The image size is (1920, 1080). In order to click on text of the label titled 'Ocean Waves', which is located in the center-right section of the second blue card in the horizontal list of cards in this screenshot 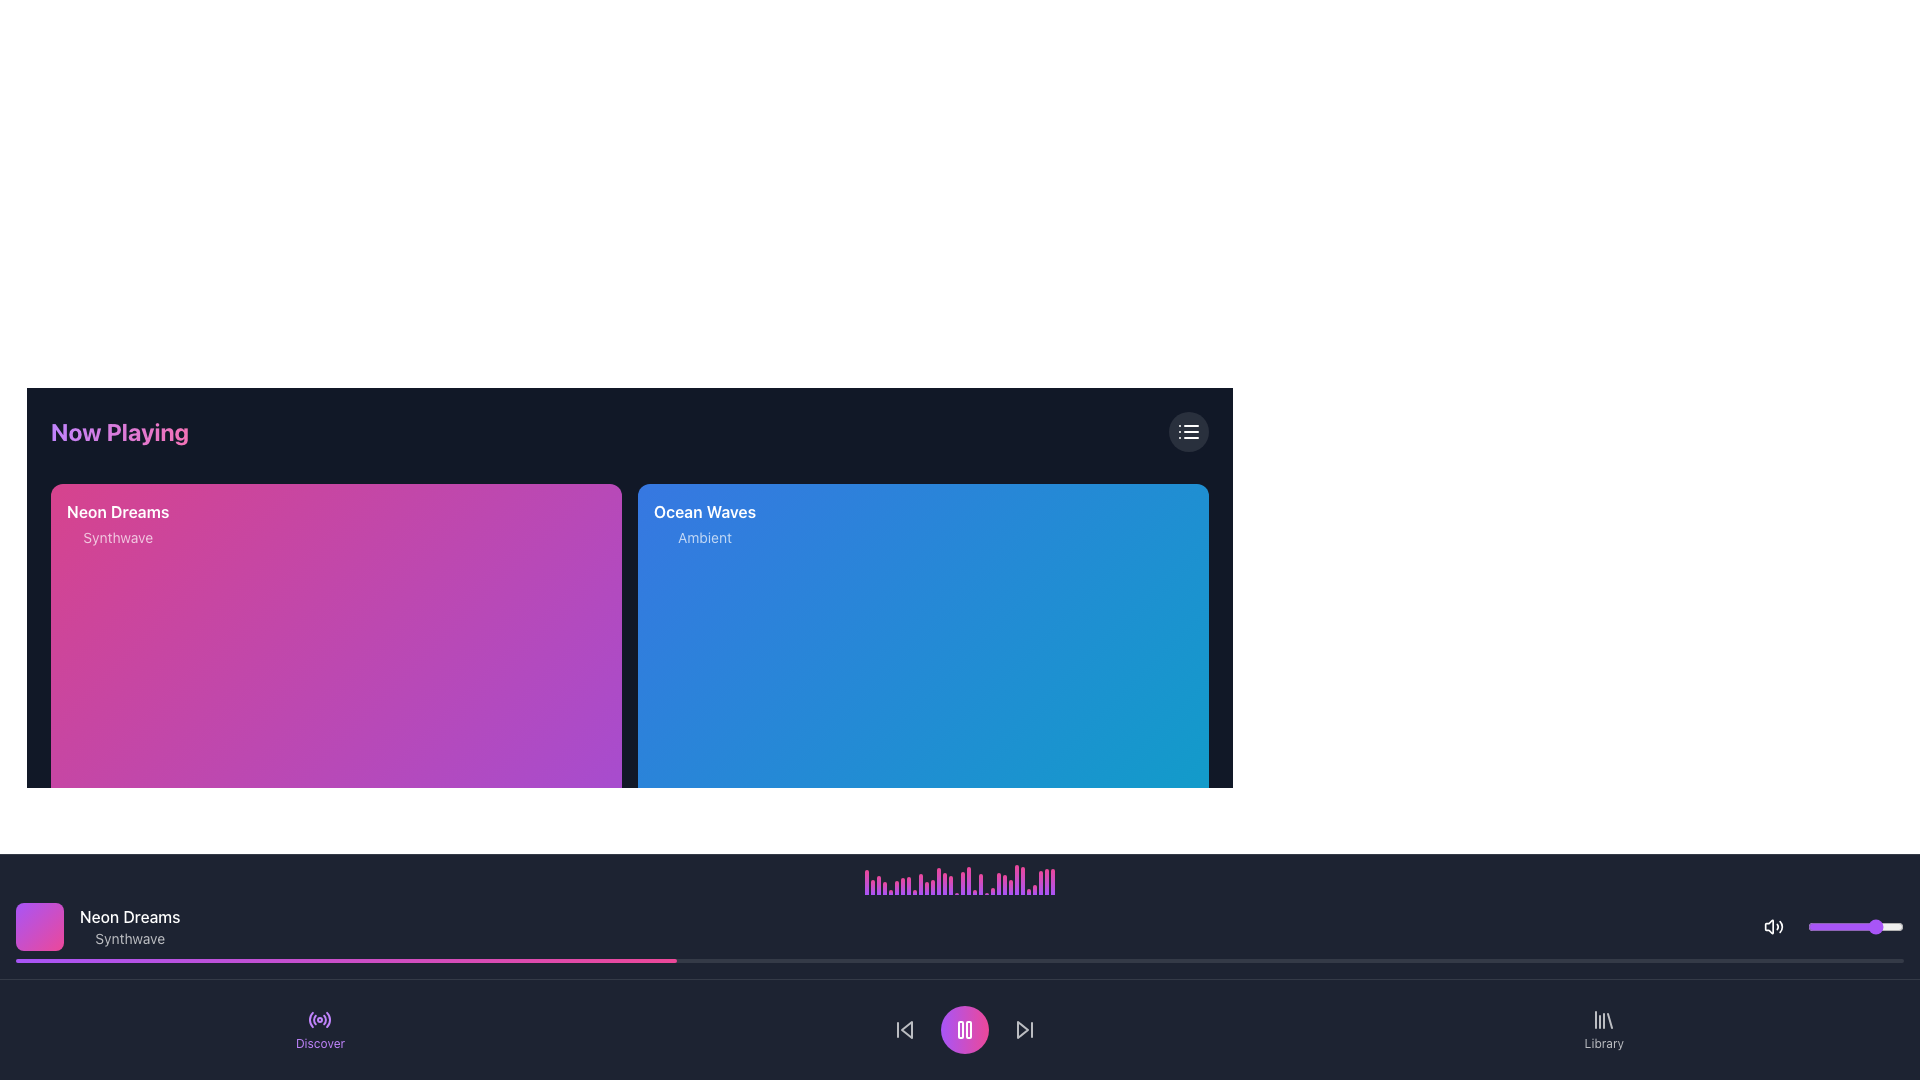, I will do `click(705, 523)`.